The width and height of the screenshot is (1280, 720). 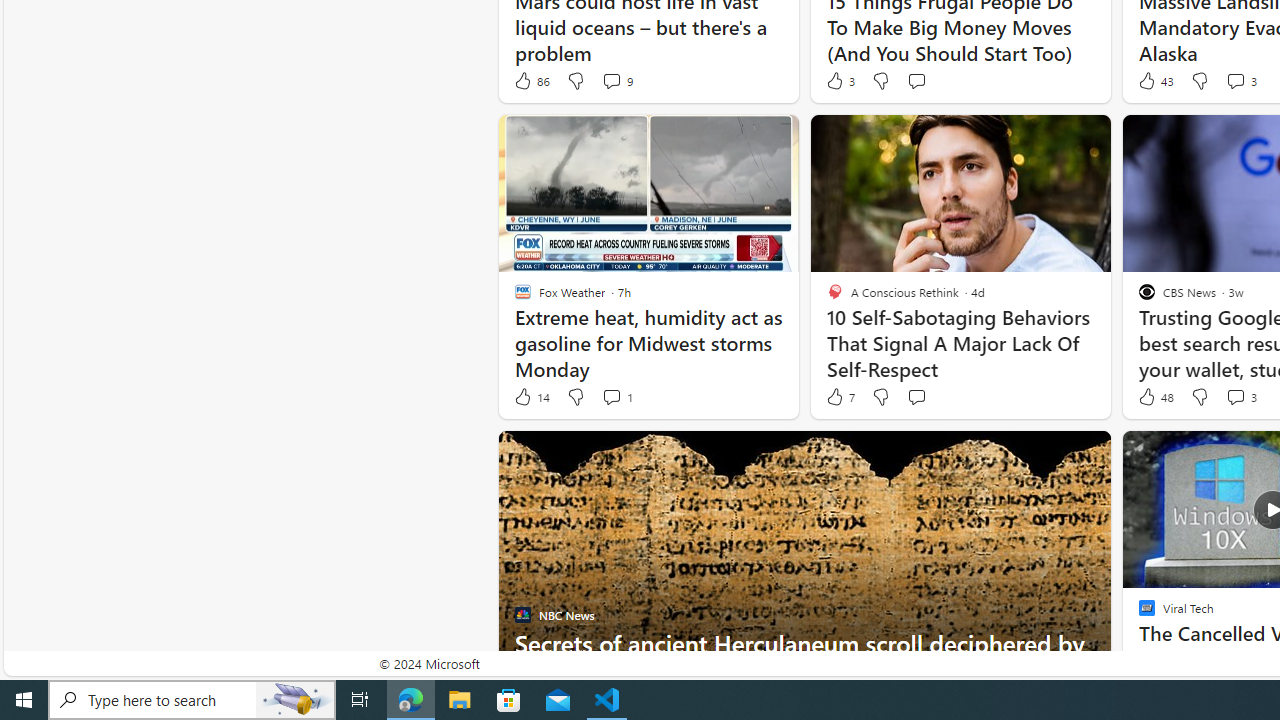 I want to click on '7 Like', so click(x=839, y=397).